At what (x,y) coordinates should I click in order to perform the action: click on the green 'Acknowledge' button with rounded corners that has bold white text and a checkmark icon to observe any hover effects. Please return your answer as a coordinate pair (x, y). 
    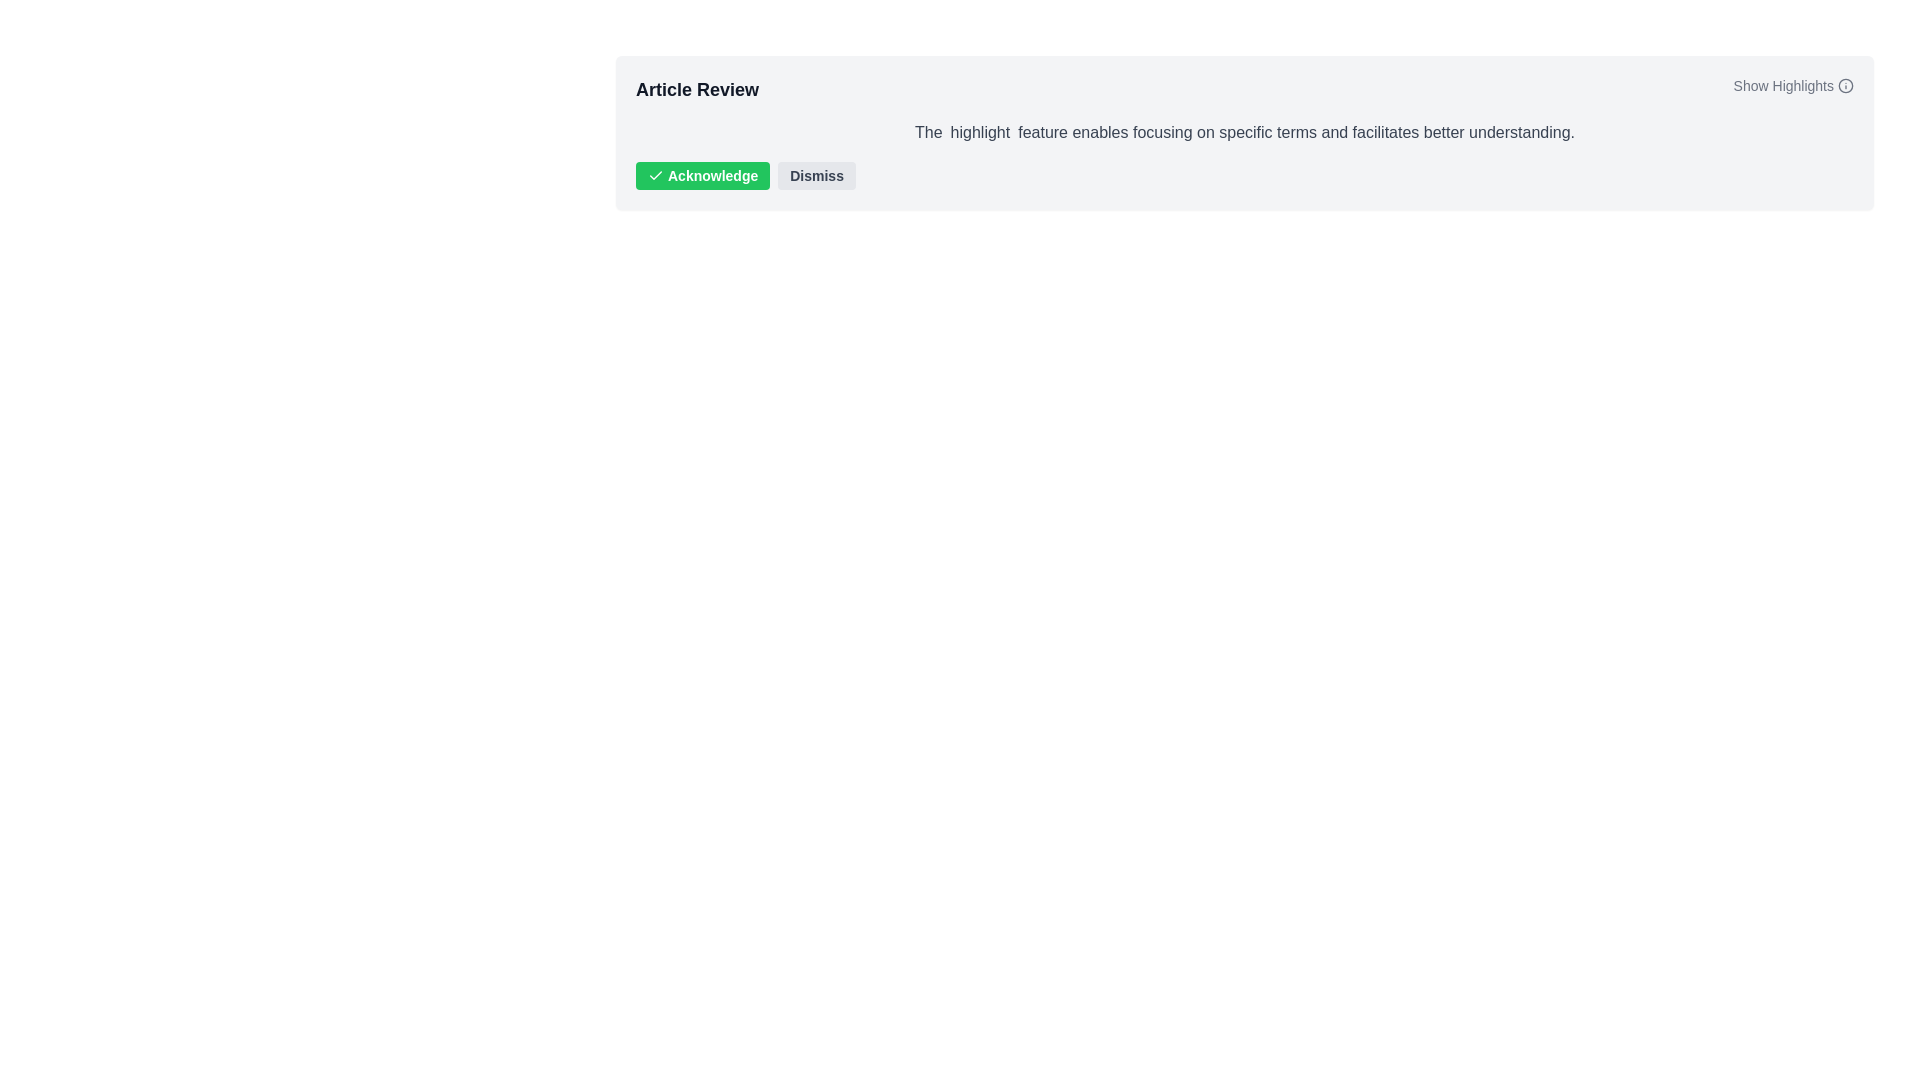
    Looking at the image, I should click on (703, 175).